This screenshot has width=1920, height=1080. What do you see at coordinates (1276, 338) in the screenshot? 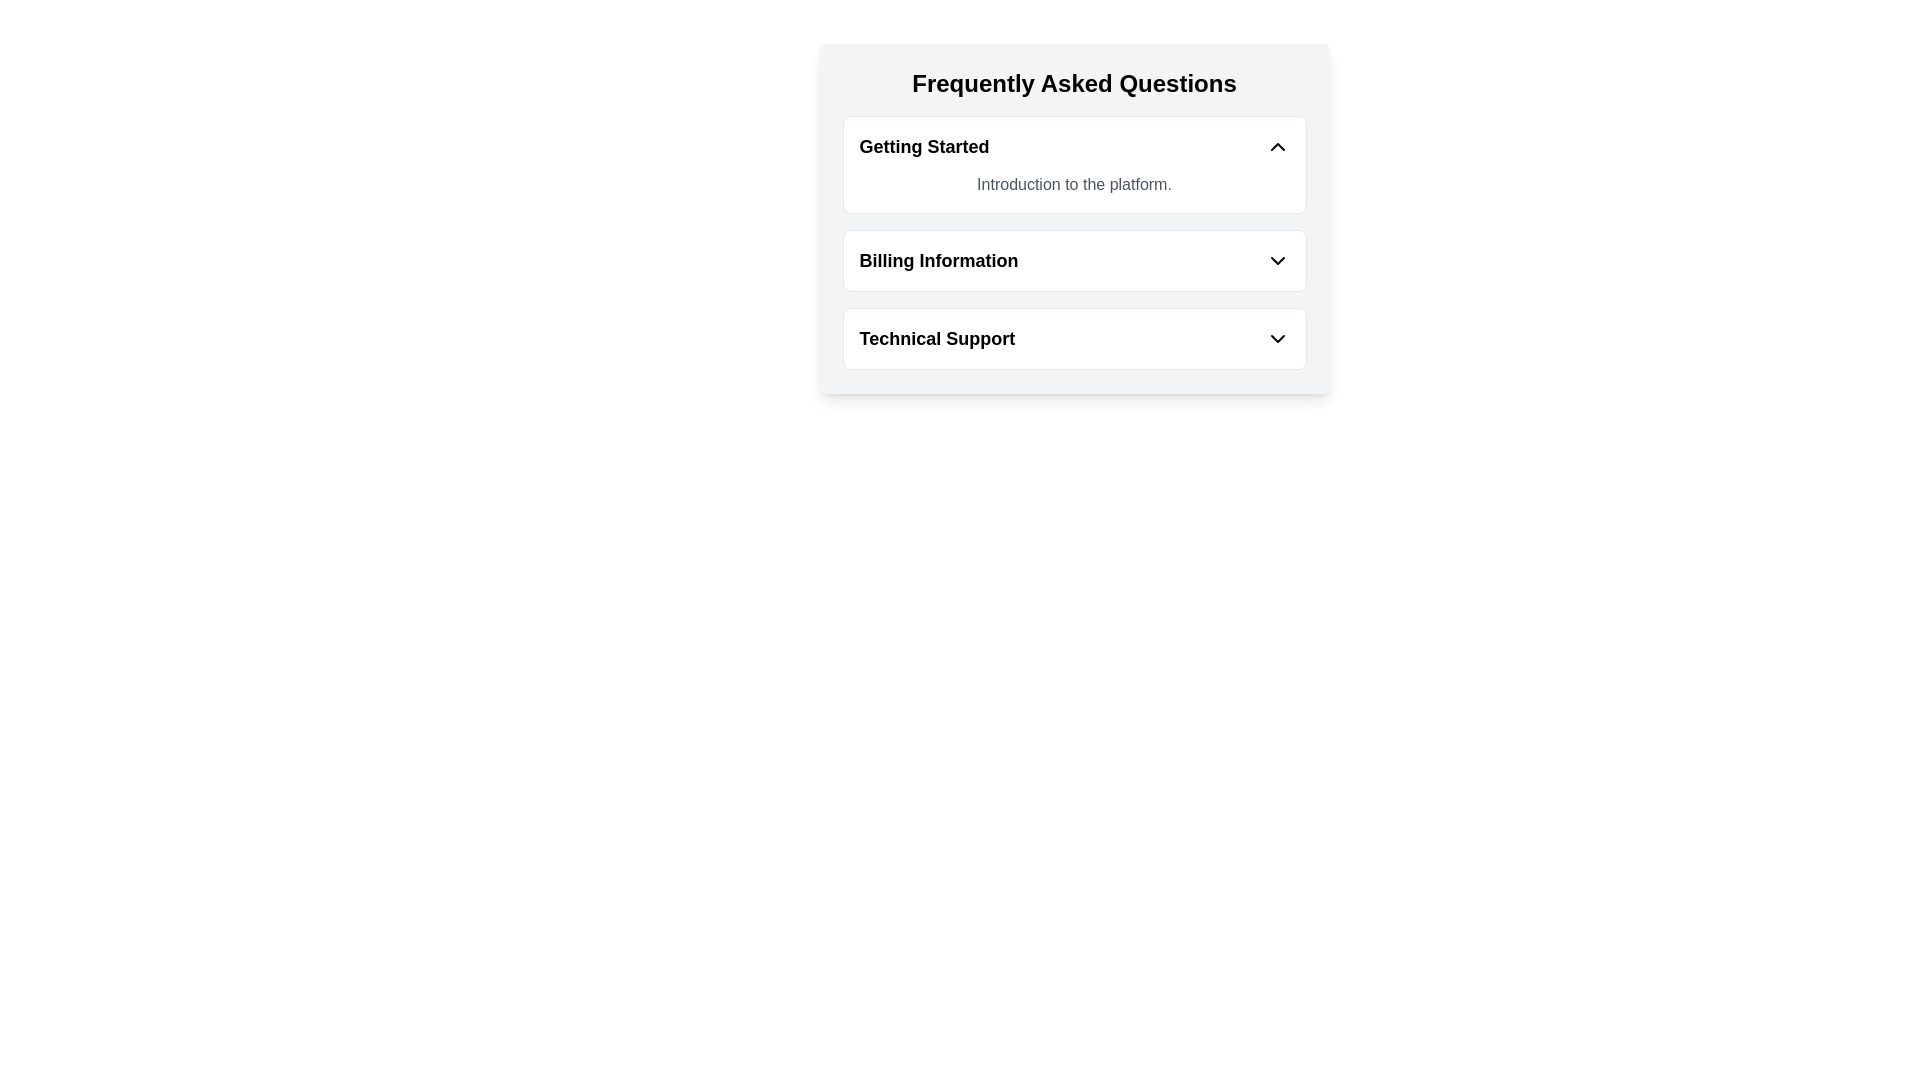
I see `the chevron icon` at bounding box center [1276, 338].